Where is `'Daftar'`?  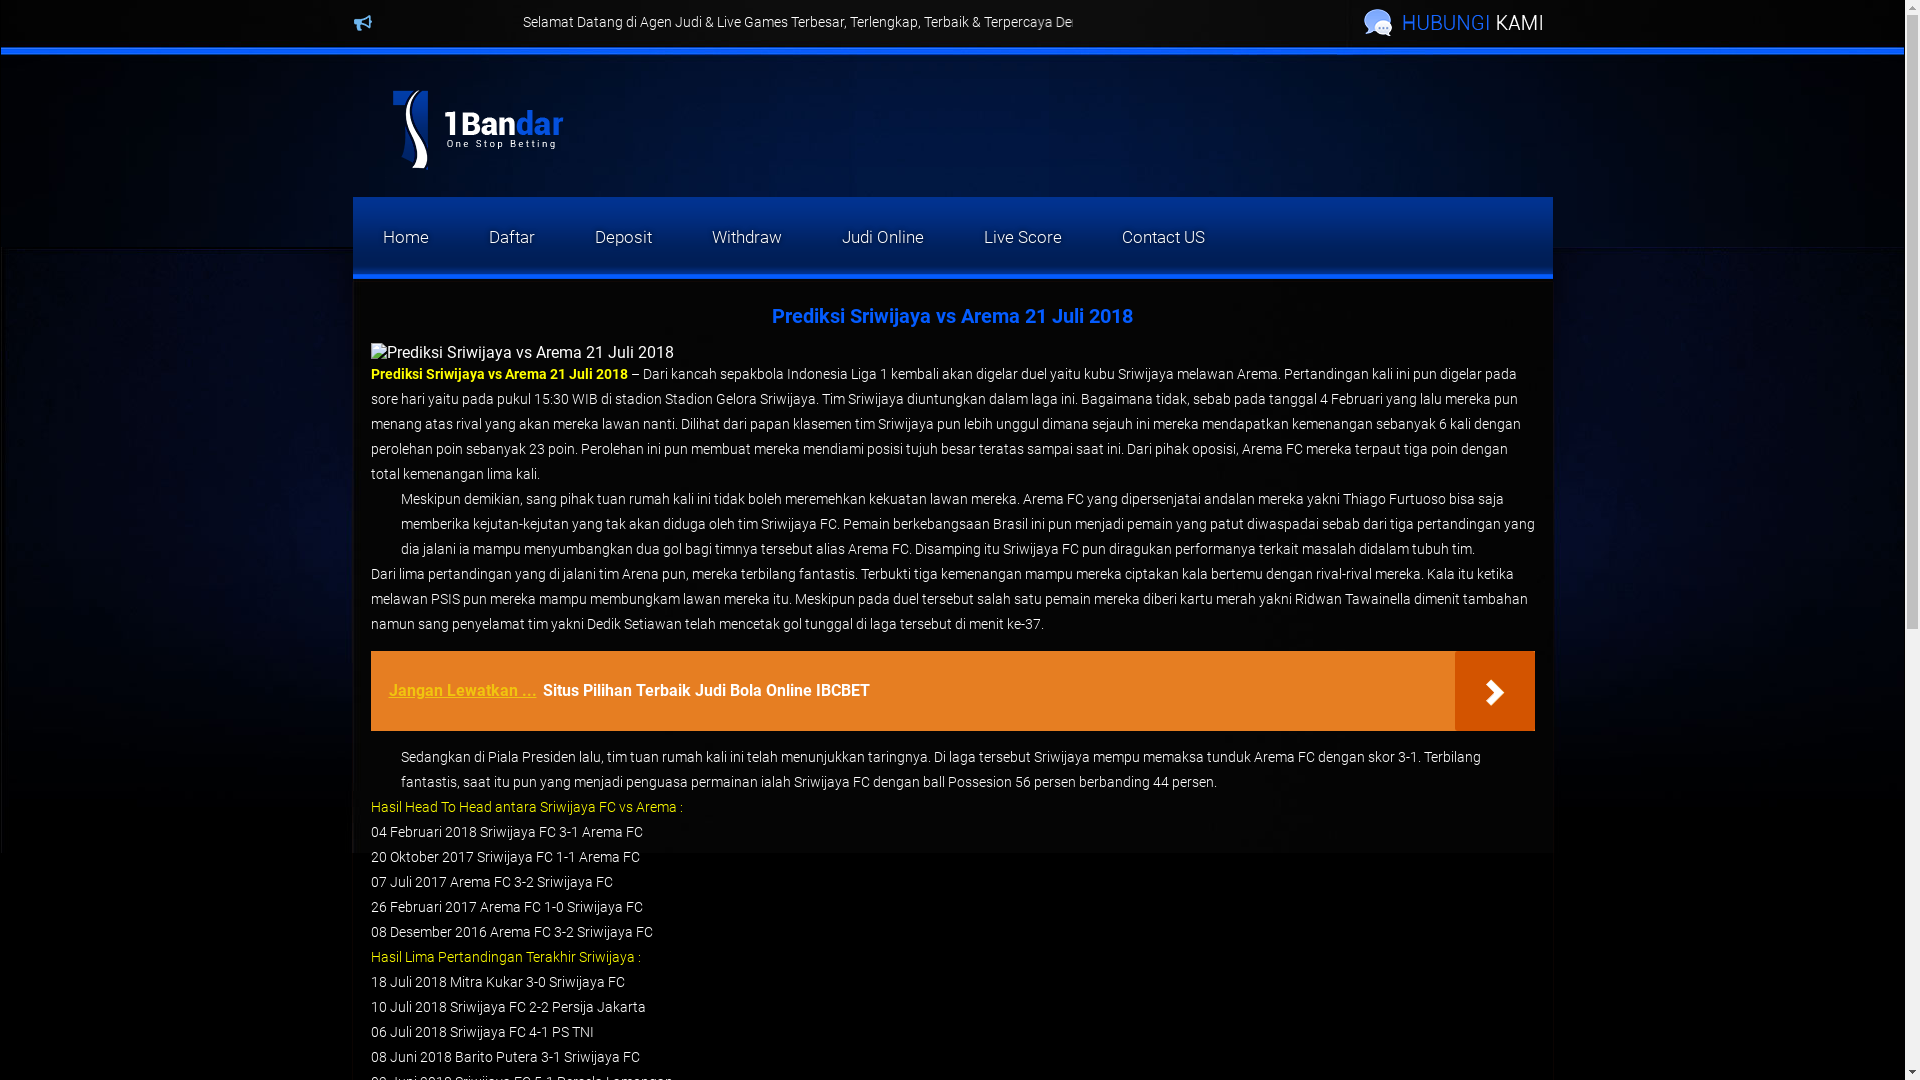 'Daftar' is located at coordinates (510, 235).